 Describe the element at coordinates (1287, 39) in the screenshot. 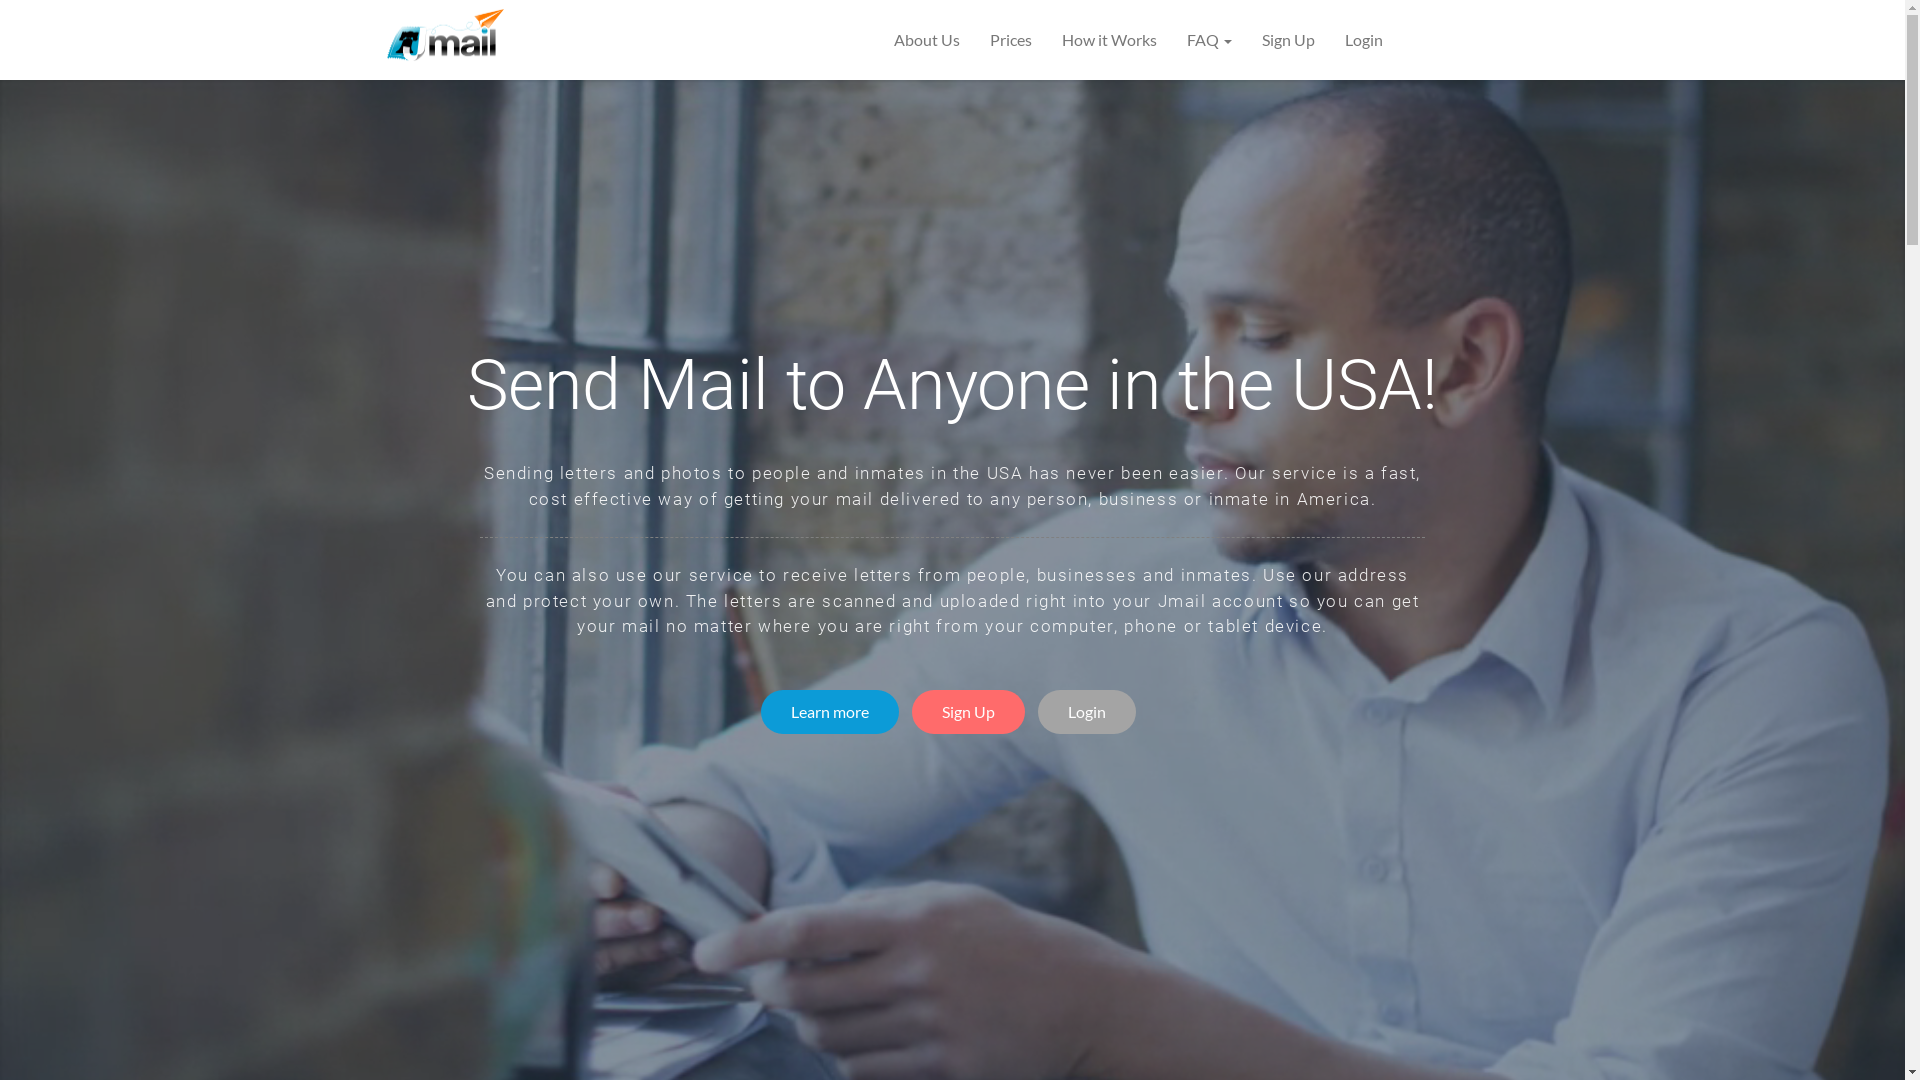

I see `'Sign Up'` at that location.